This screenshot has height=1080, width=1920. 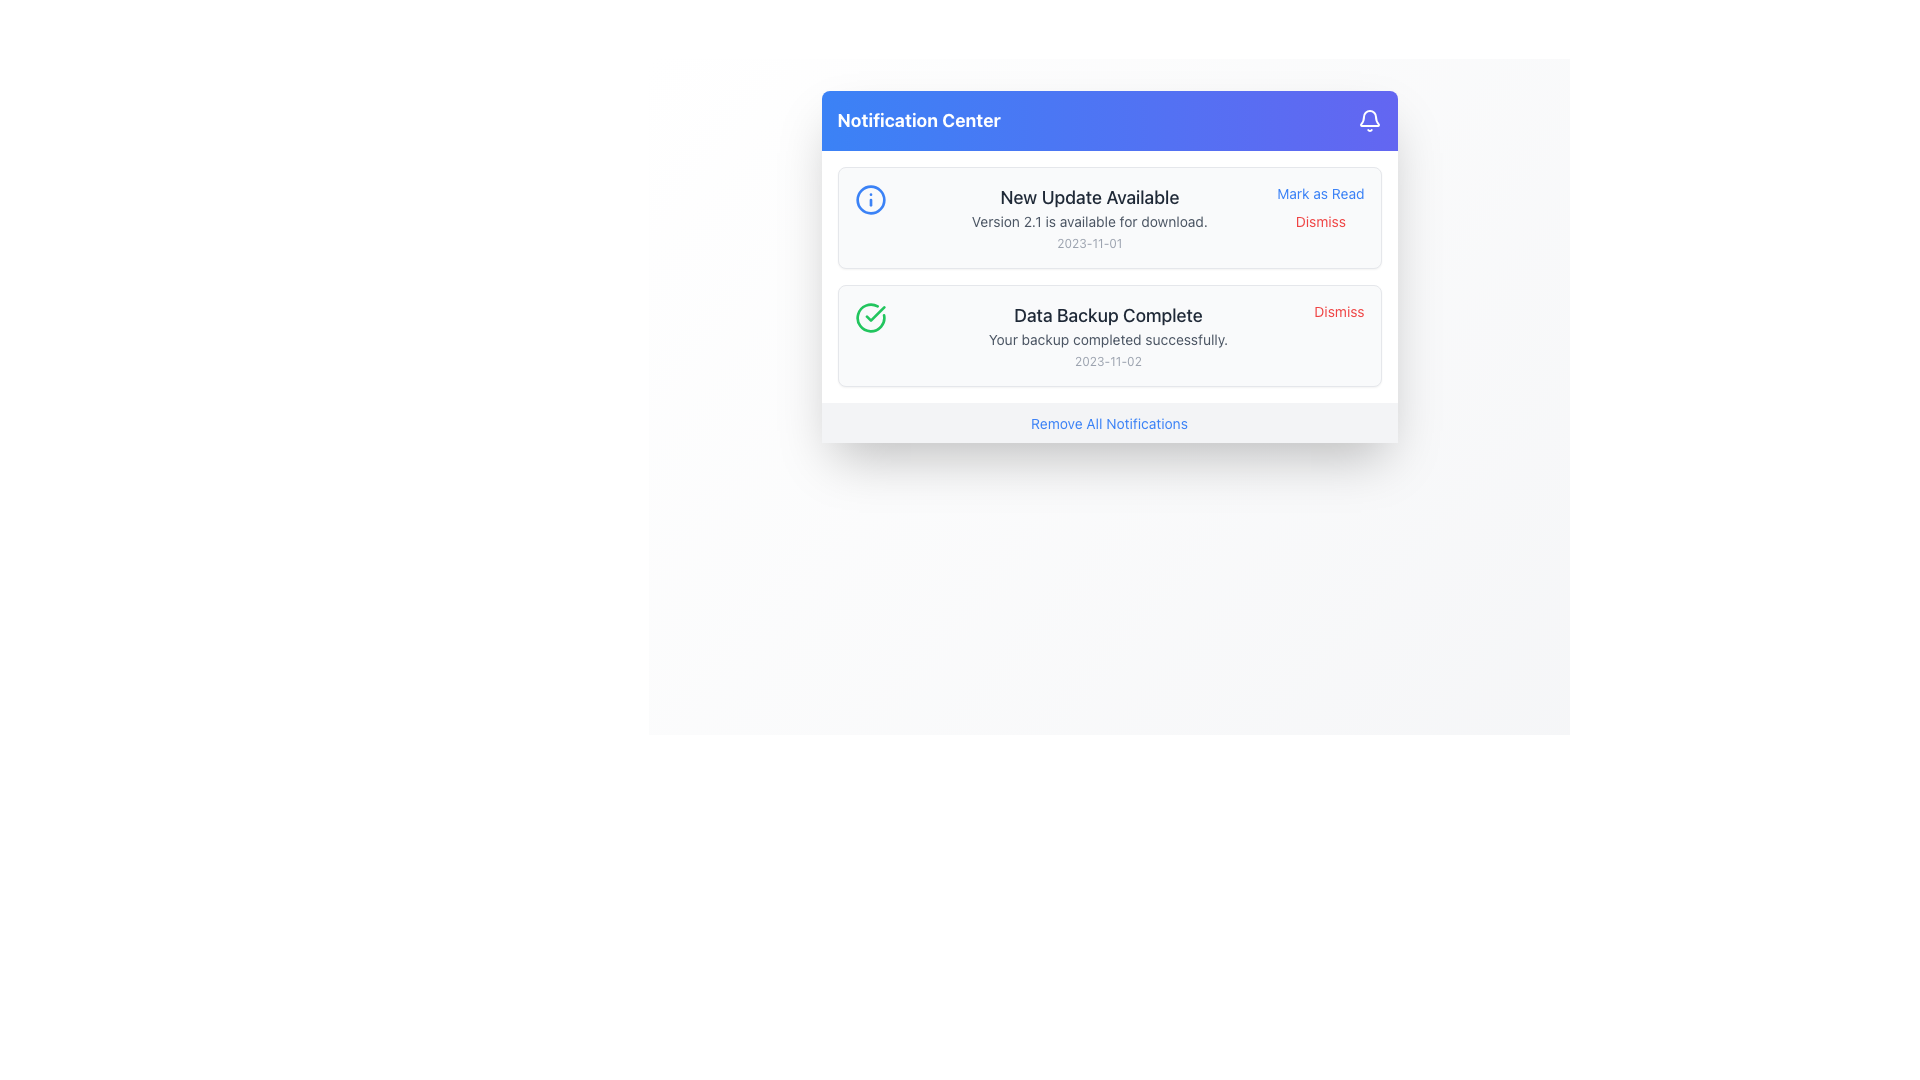 I want to click on the static date text displaying '2023-11-01' which is located beneath the 'Version 2.1 is available for download.' notification in the 'New Update Available' entry, so click(x=1088, y=242).